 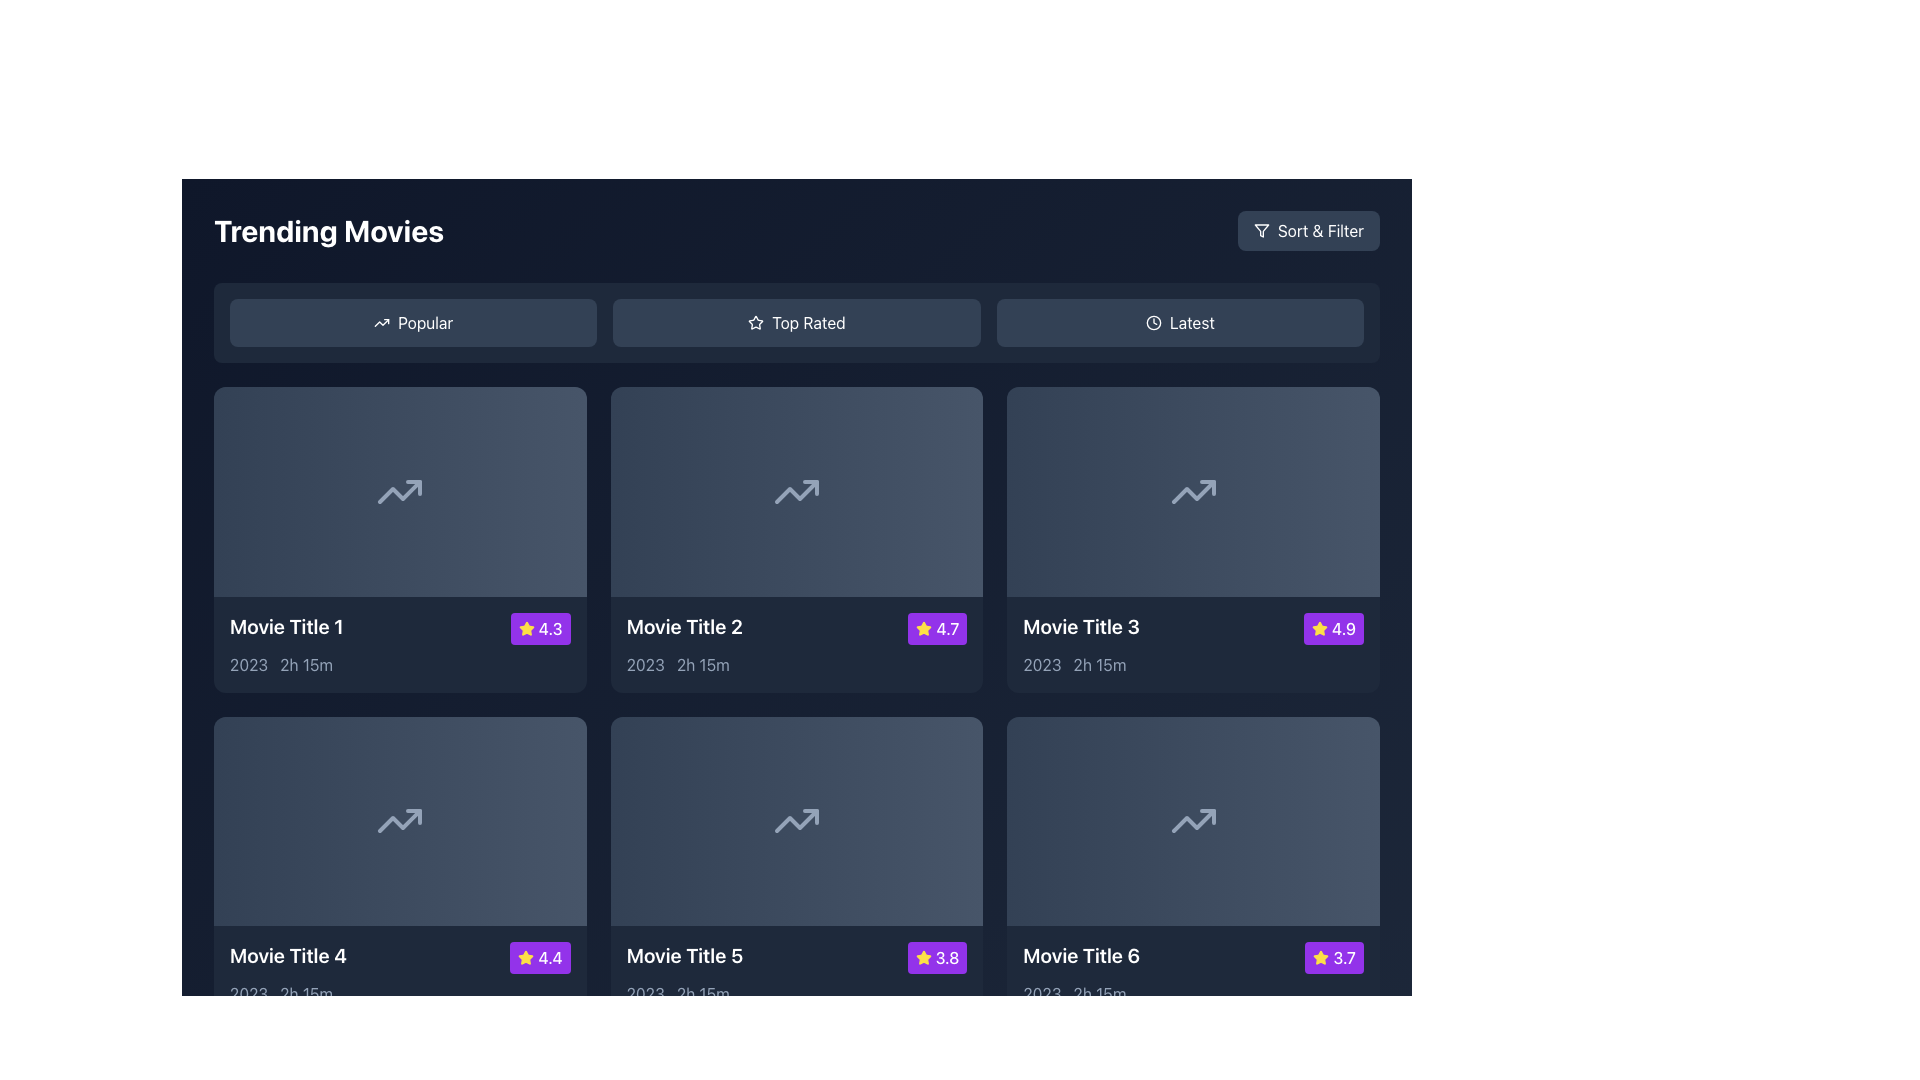 I want to click on static text label indicating the year associated with the movie described in the card, positioned below 'Movie Title 3' and preceding '2h 15m', so click(x=1041, y=664).